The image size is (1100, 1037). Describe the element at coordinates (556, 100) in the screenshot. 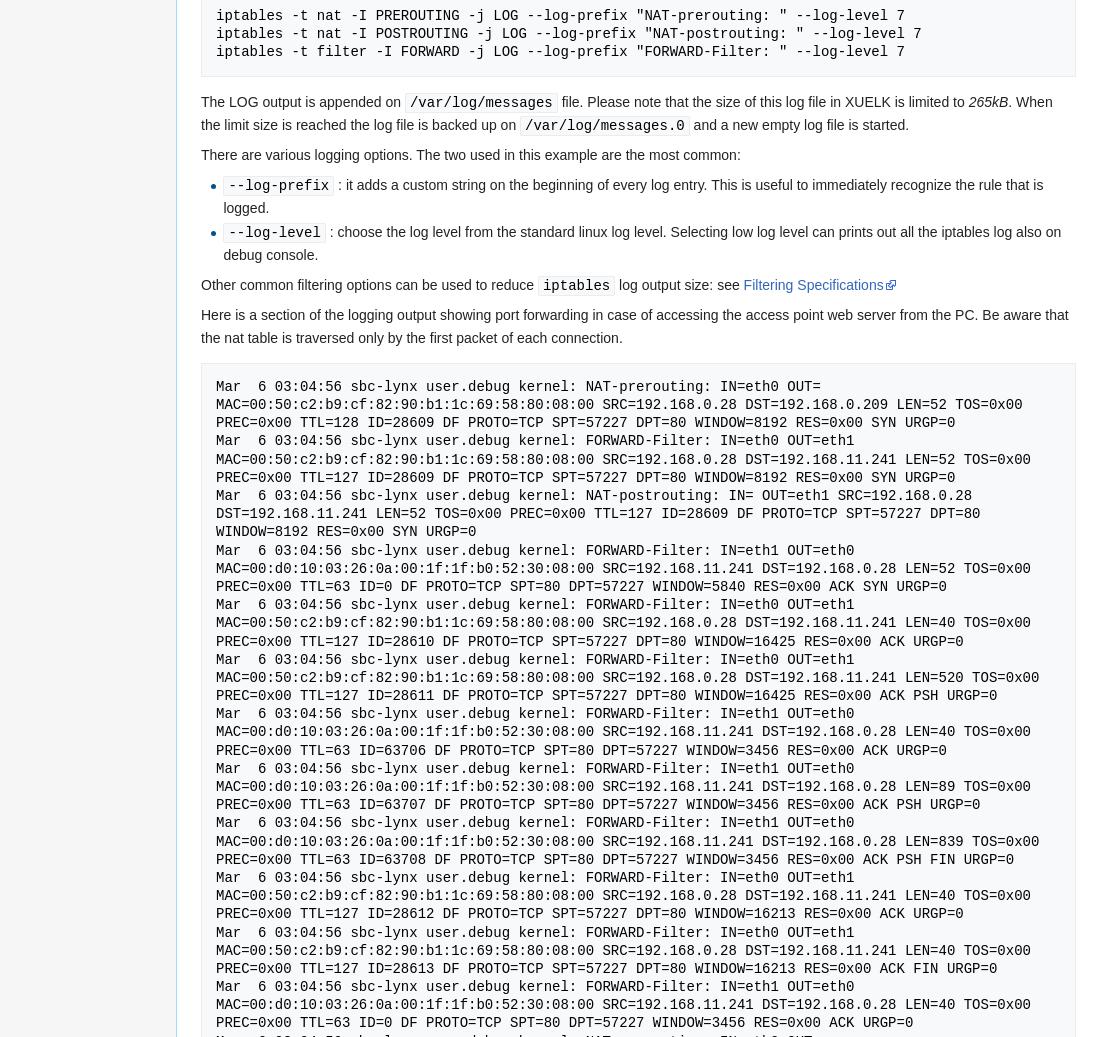

I see `'file. Please note that the size of this log file in XUELK is limited to'` at that location.